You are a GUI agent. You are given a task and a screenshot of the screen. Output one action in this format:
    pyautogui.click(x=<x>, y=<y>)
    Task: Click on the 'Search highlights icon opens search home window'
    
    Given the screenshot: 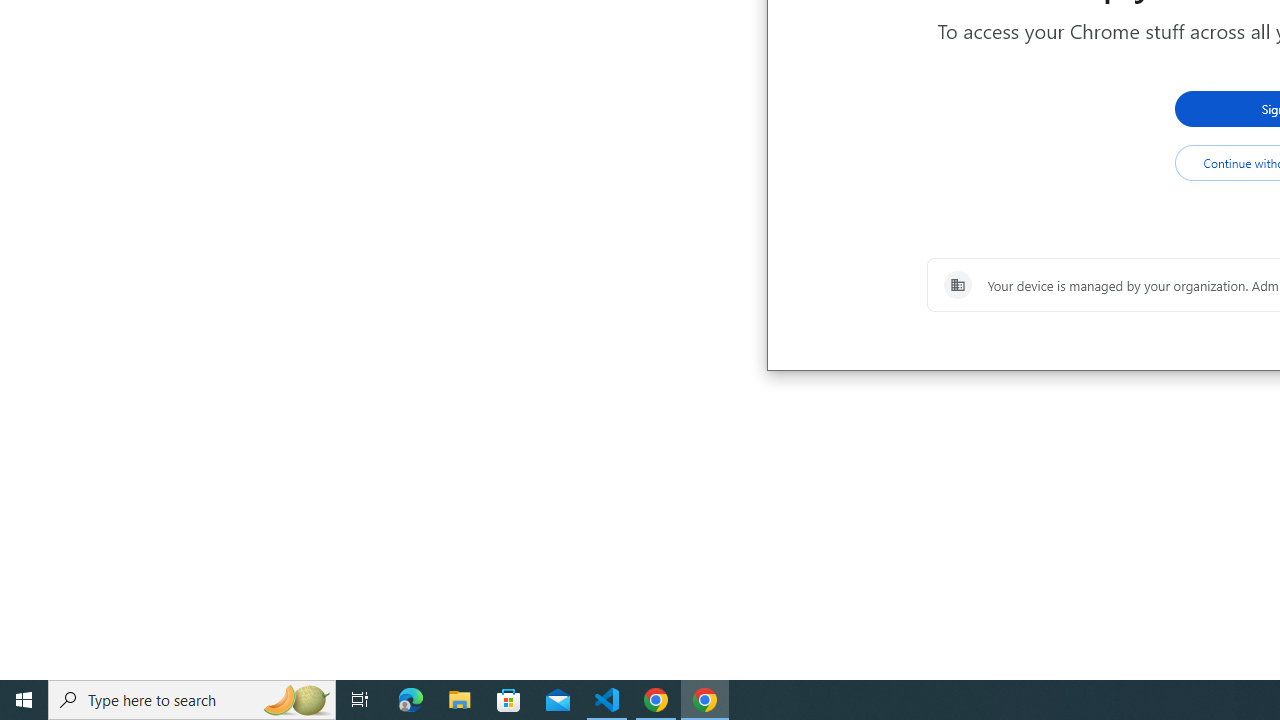 What is the action you would take?
    pyautogui.click(x=294, y=698)
    